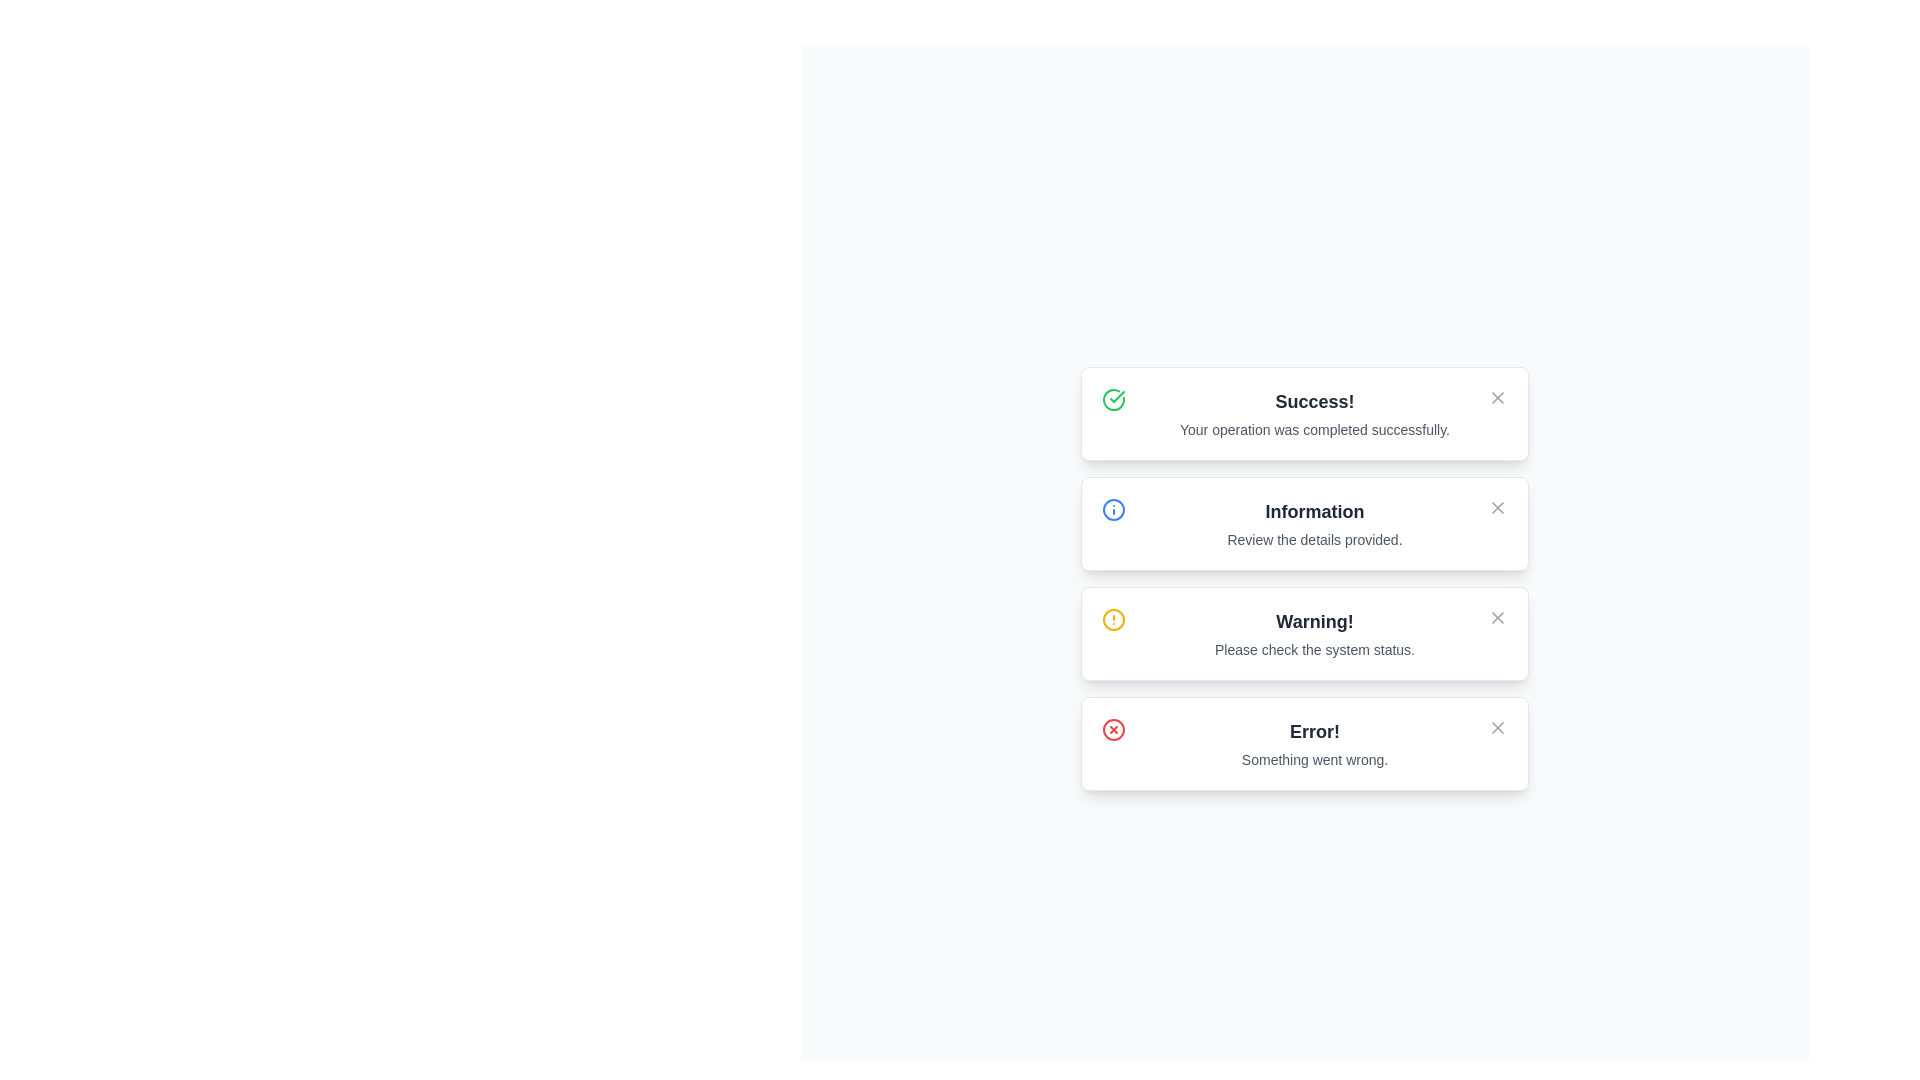 Image resolution: width=1920 pixels, height=1080 pixels. I want to click on the text label confirming the successful completion of the operation, which is located underneath the 'Success!' message, so click(1315, 428).